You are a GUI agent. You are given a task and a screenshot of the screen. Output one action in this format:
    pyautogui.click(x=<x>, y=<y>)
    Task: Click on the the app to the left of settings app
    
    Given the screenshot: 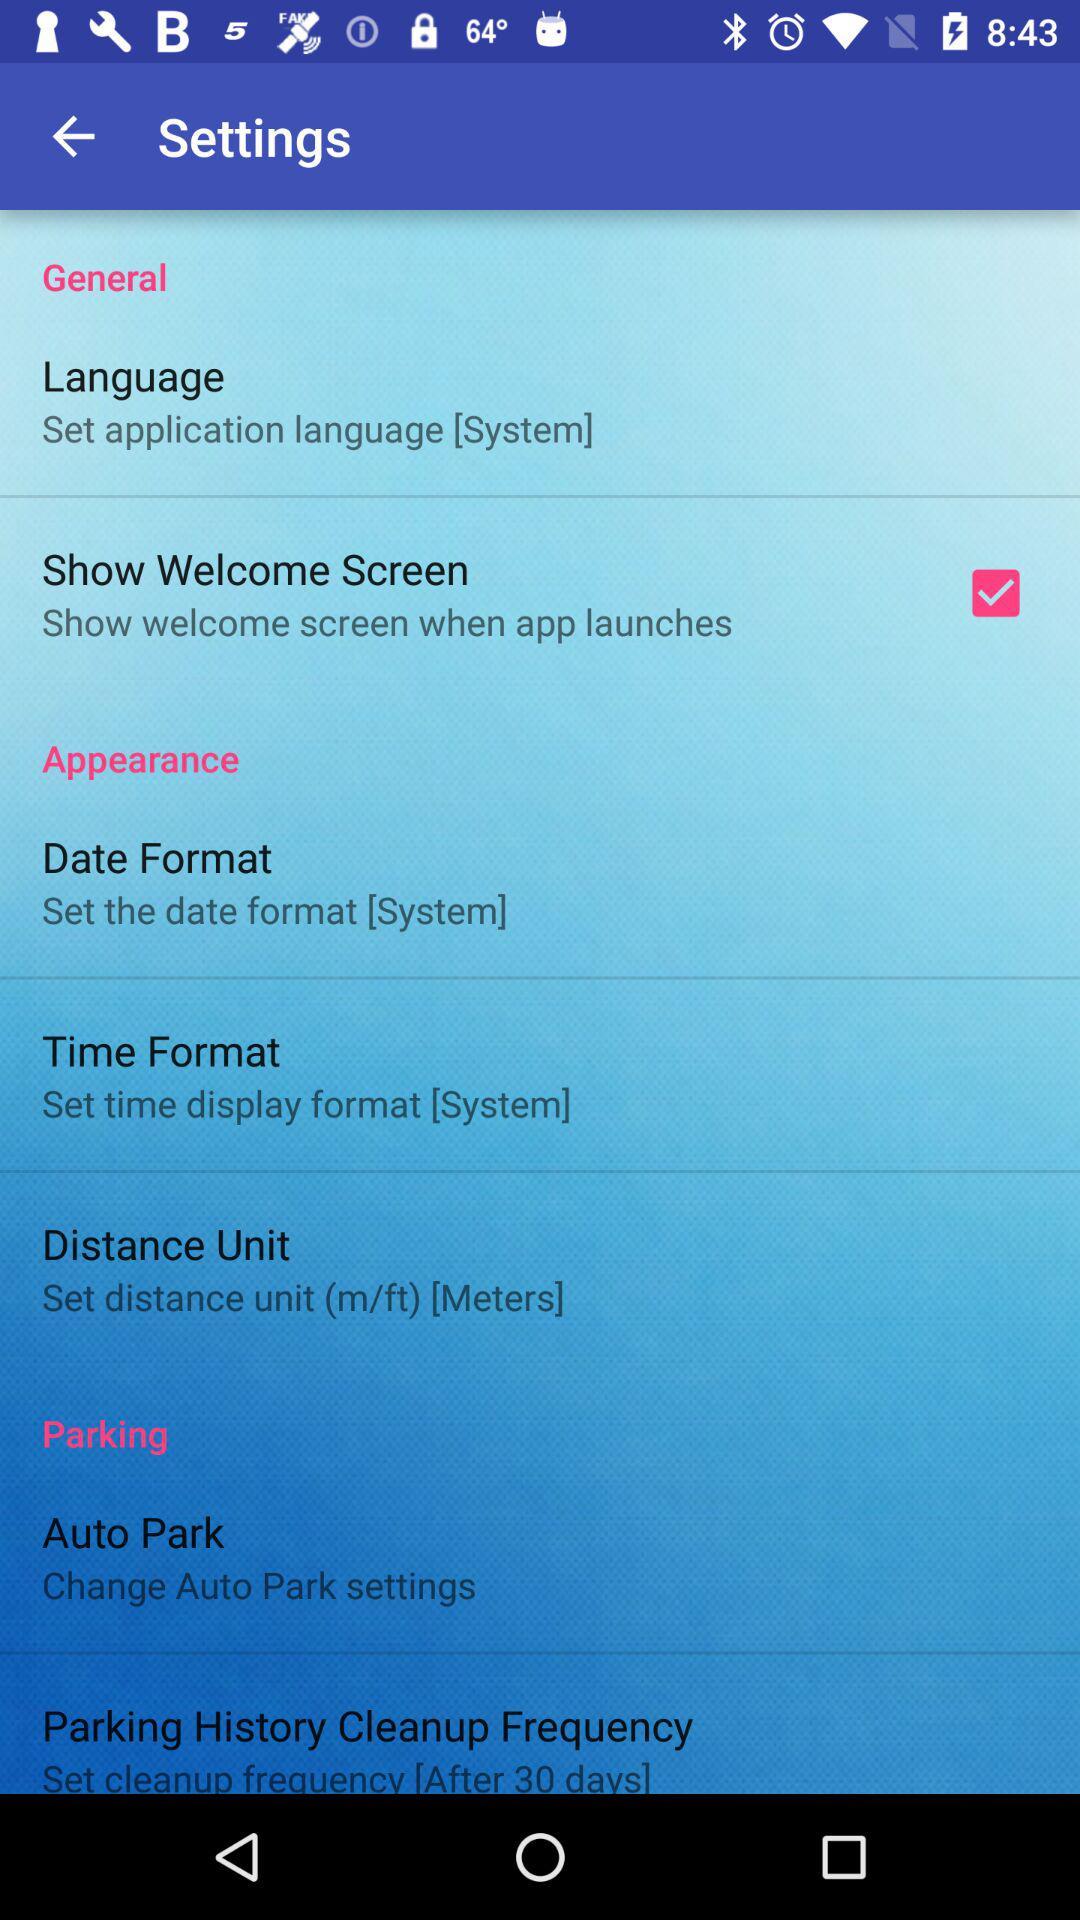 What is the action you would take?
    pyautogui.click(x=72, y=135)
    